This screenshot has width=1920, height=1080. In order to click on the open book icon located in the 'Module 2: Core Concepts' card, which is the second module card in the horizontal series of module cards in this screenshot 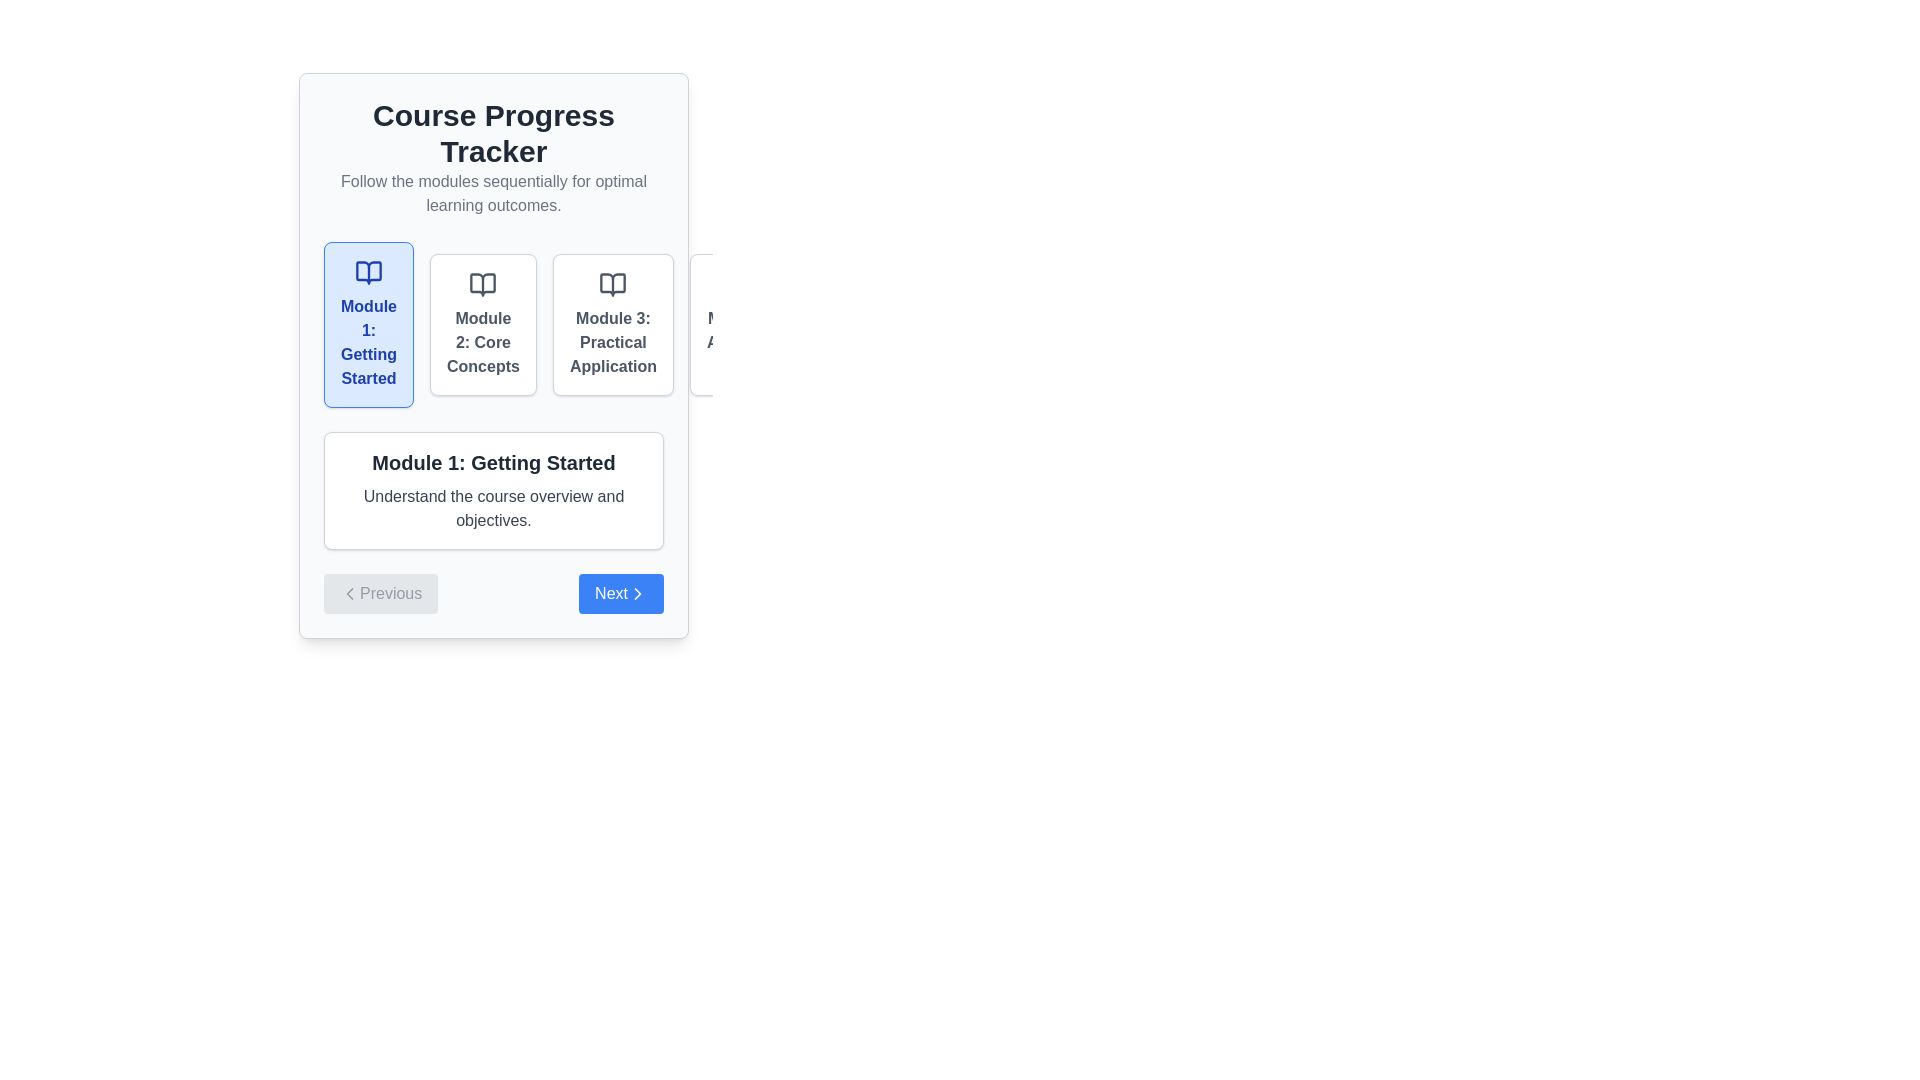, I will do `click(483, 285)`.